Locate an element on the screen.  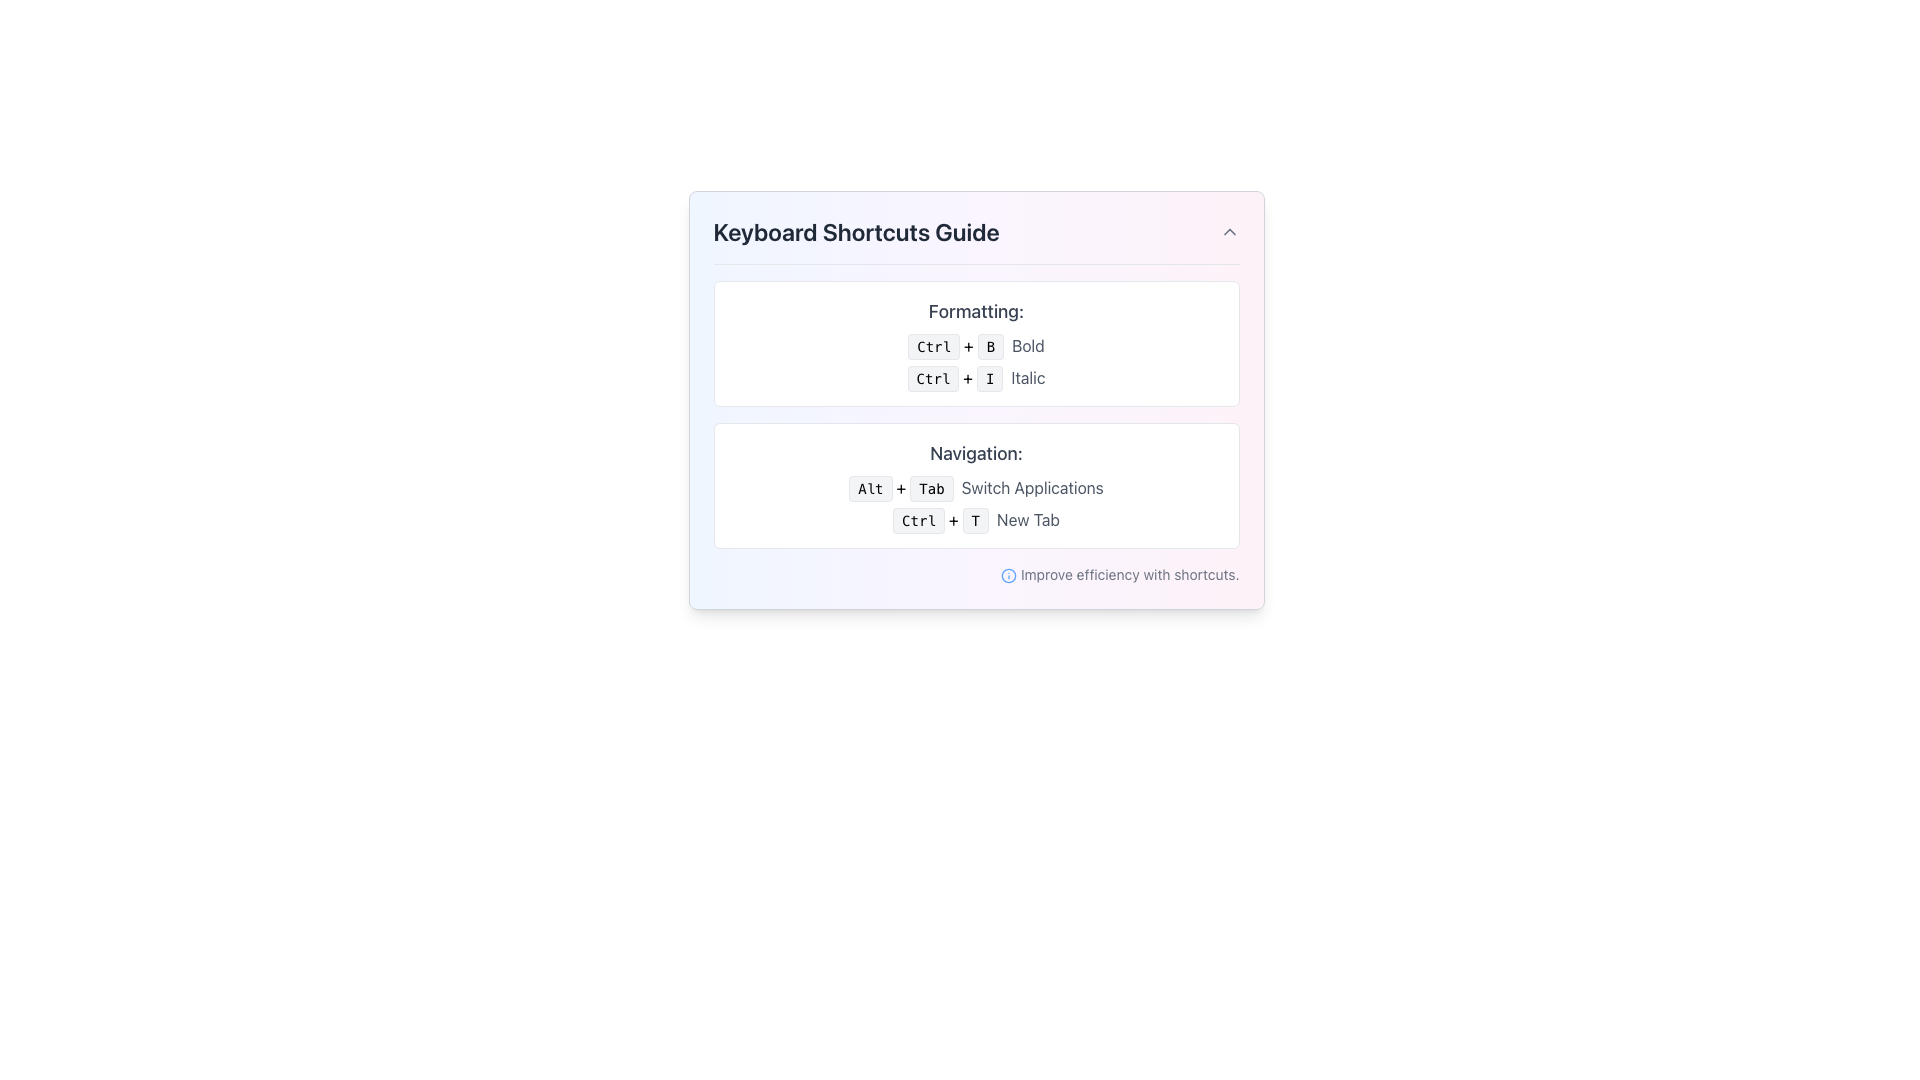
text displayed in the Header titled 'Keyboard Shortcuts Guide', which is styled in bold and dark gray at the top of the content grouping is located at coordinates (976, 239).